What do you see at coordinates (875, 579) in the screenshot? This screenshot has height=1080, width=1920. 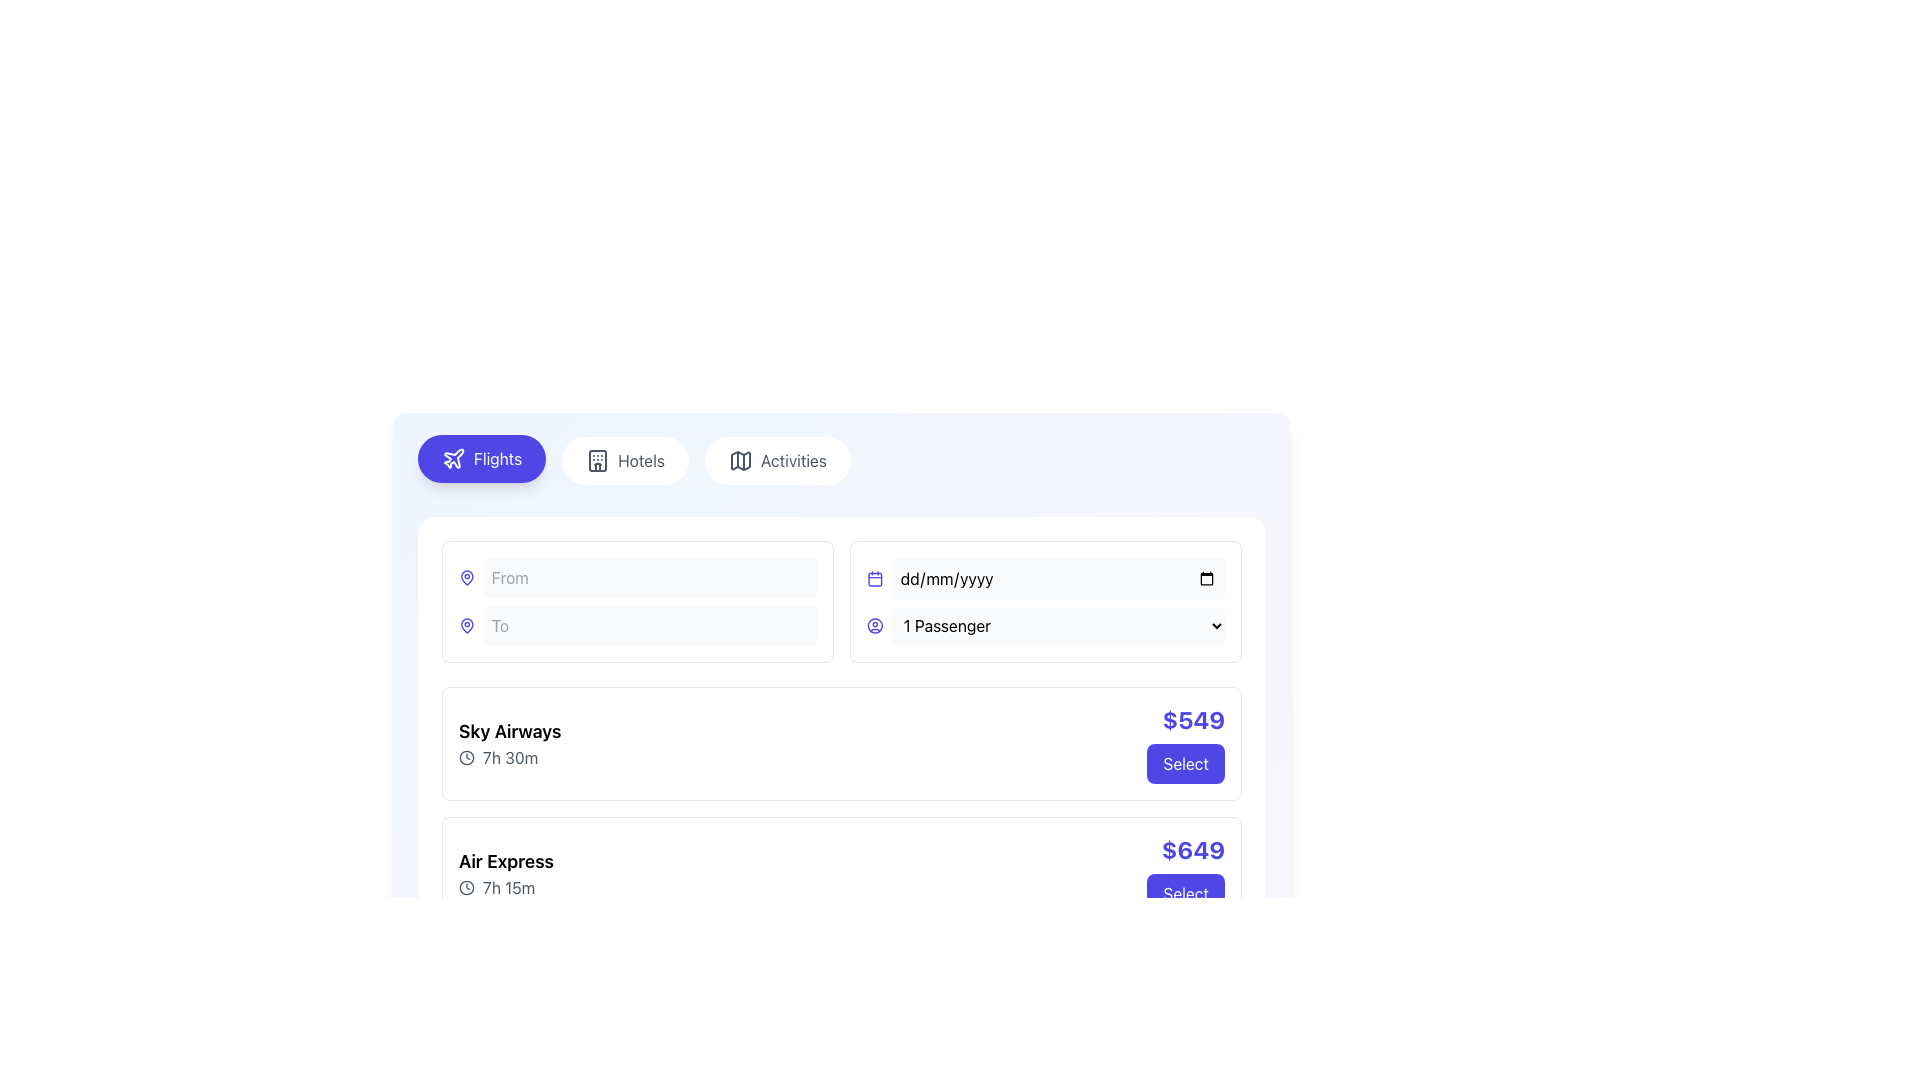 I see `the calendar icon sub-element, which is a rectangular area with an indigo outline, located on the right side of the search form next to the 'dd/mm/yyyy' input field` at bounding box center [875, 579].